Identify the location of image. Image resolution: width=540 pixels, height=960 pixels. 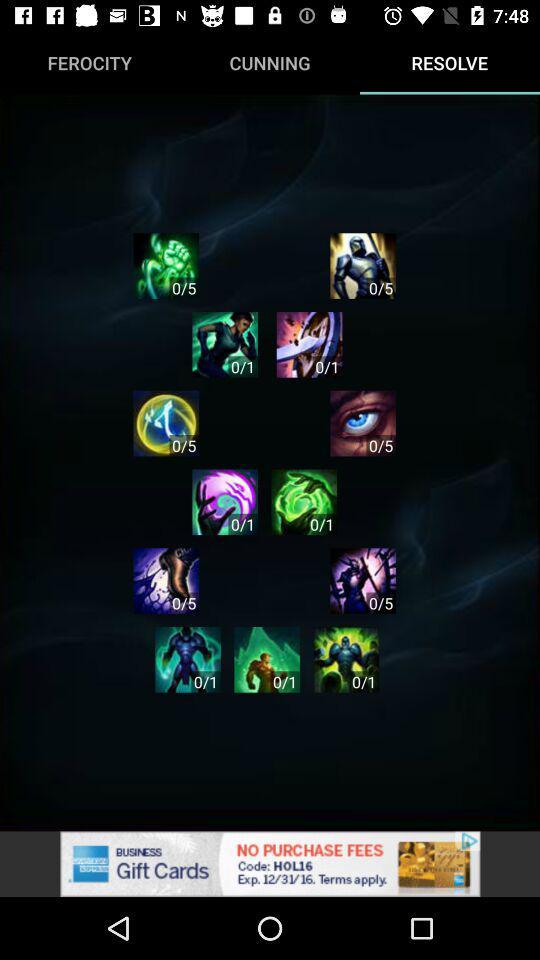
(345, 658).